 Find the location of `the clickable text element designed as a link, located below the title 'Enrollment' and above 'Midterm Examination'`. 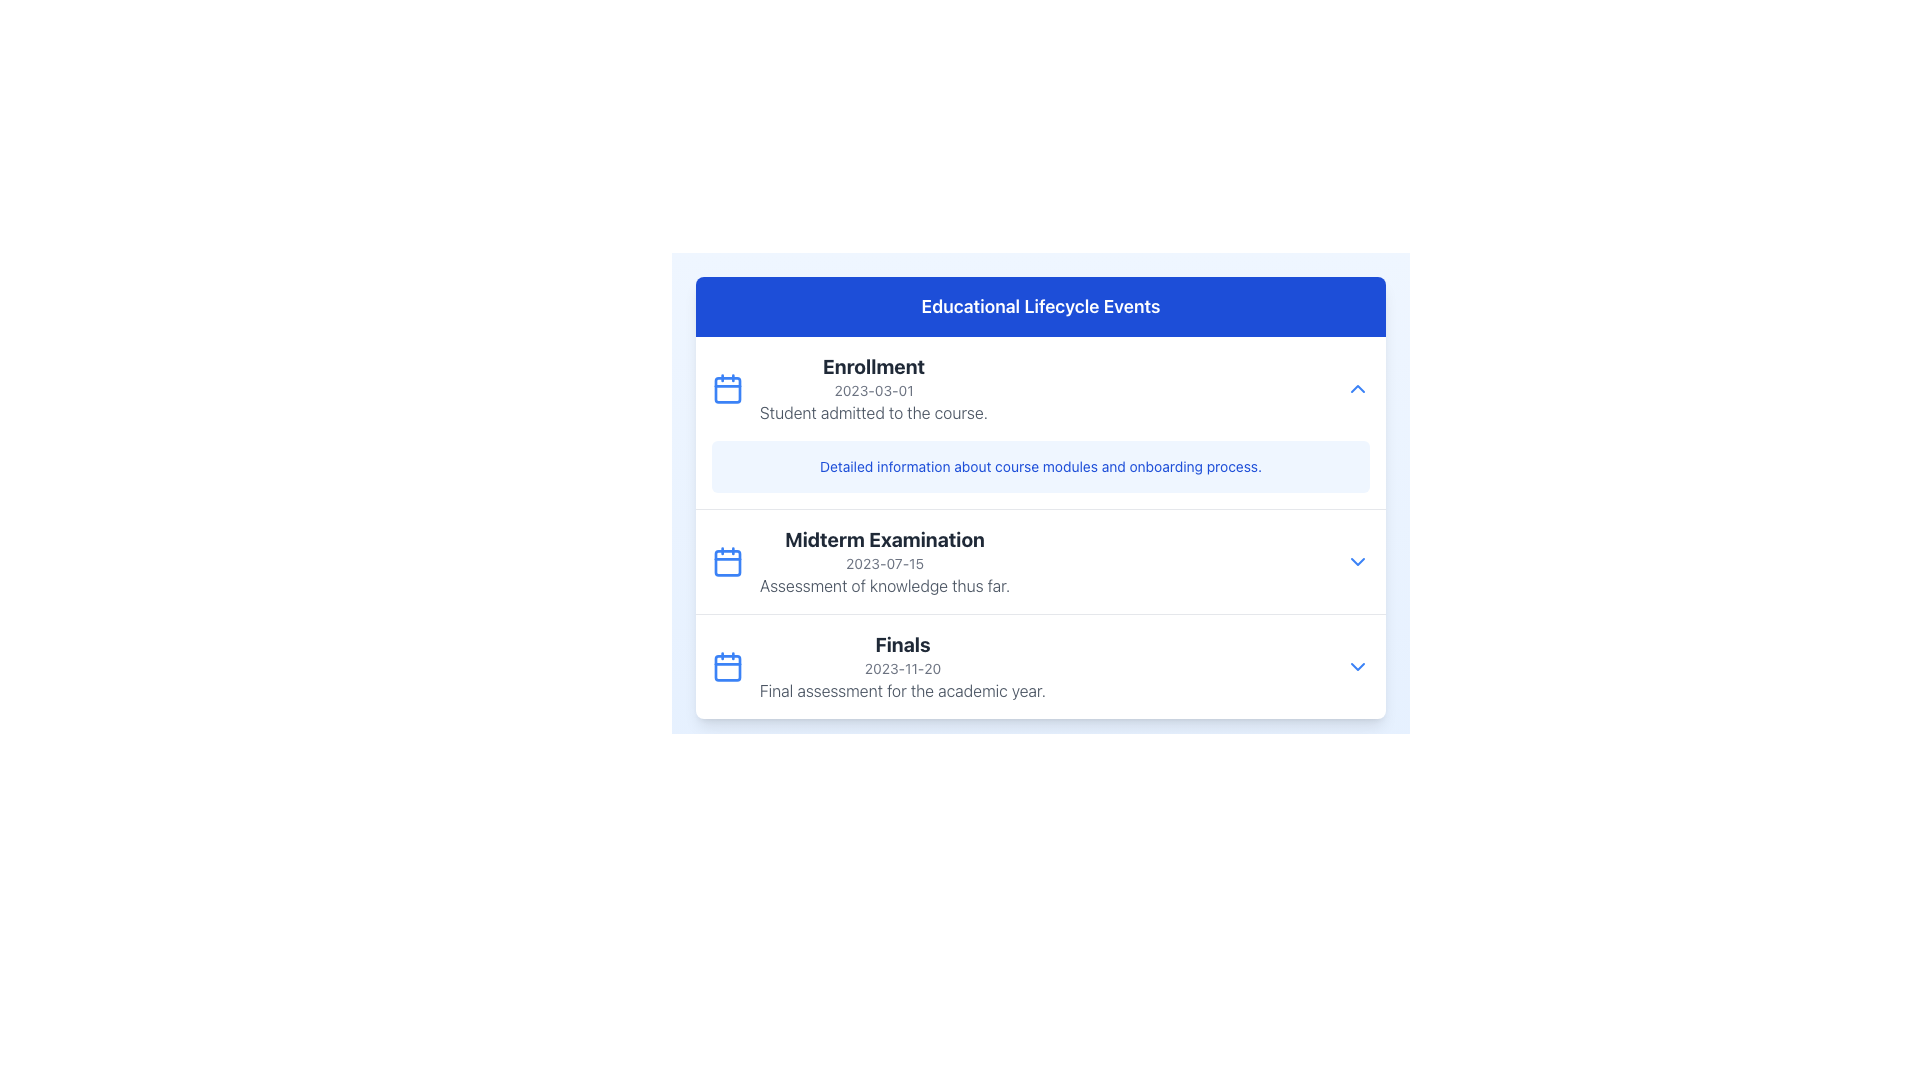

the clickable text element designed as a link, located below the title 'Enrollment' and above 'Midterm Examination' is located at coordinates (1040, 481).